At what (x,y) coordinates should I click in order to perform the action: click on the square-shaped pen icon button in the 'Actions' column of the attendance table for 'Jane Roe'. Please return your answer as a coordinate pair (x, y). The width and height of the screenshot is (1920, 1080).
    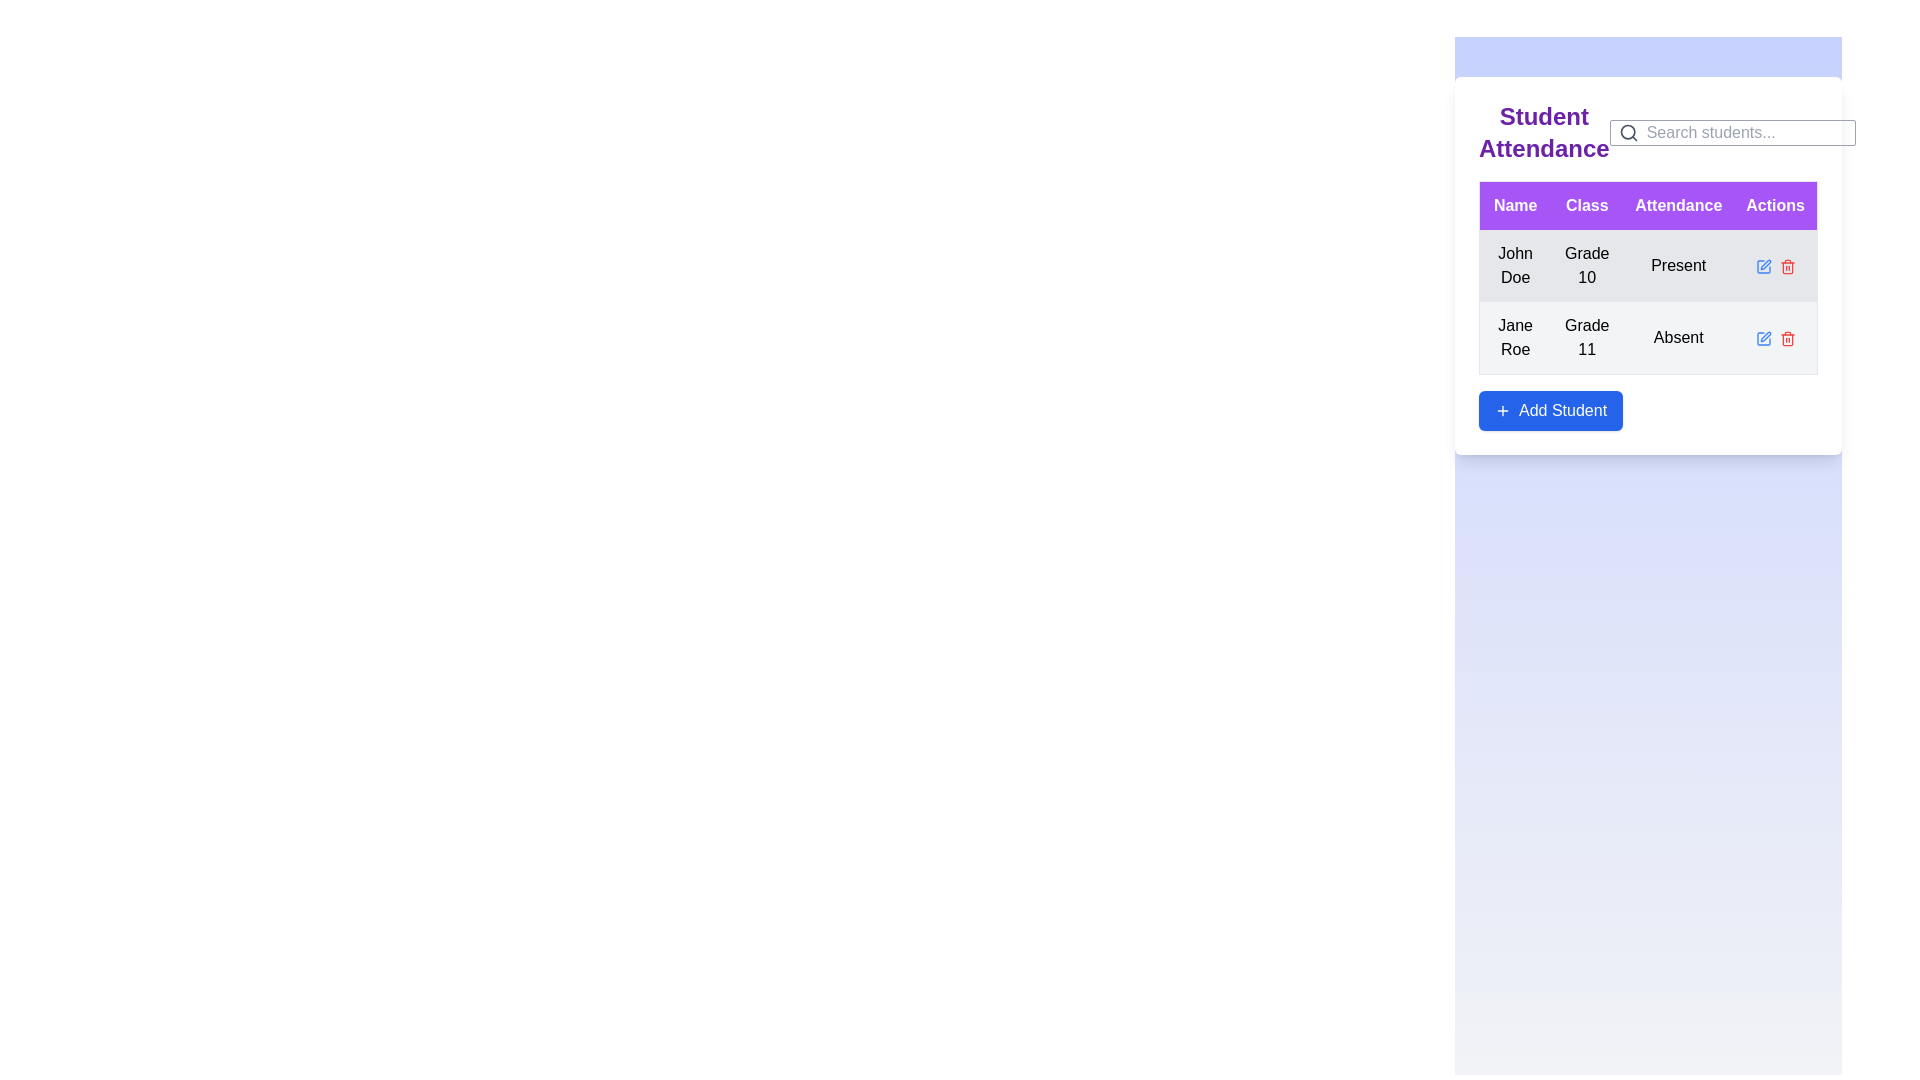
    Looking at the image, I should click on (1763, 337).